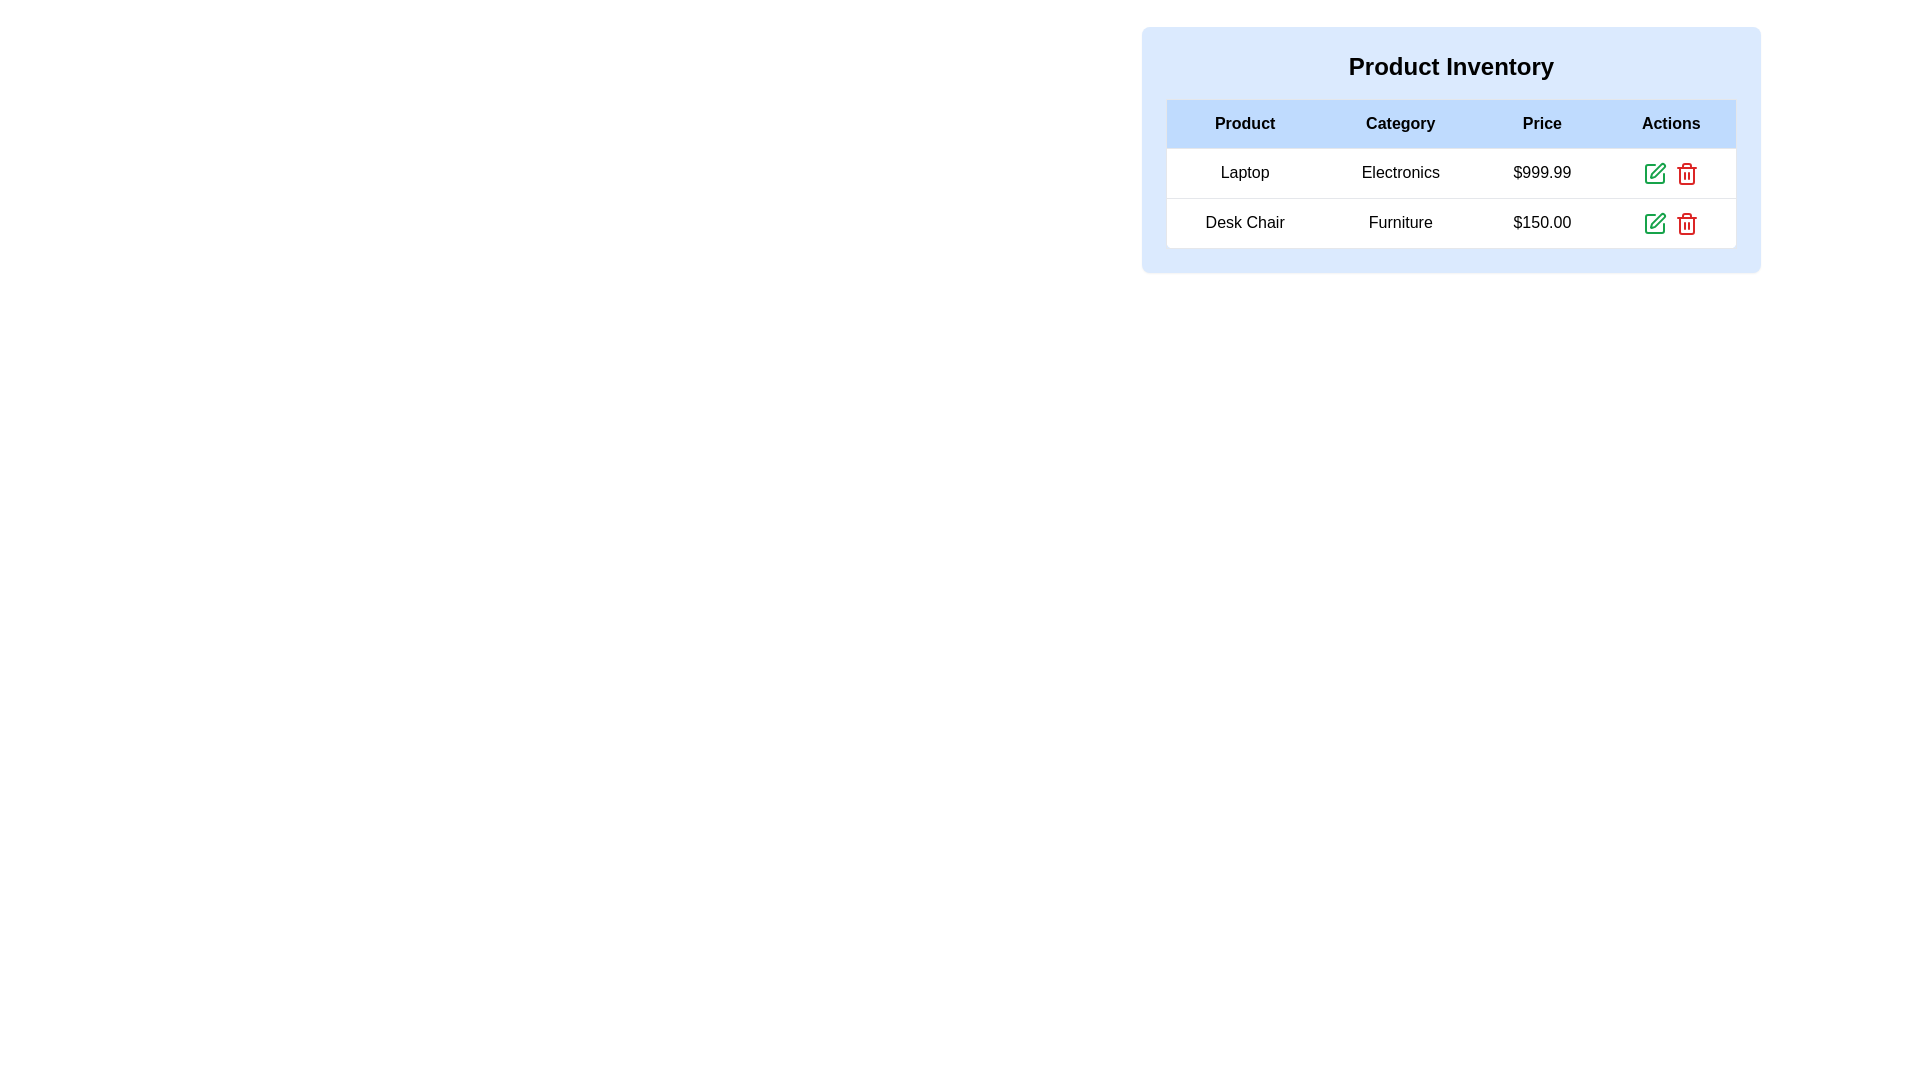  What do you see at coordinates (1686, 174) in the screenshot?
I see `the trash bin icon representing the delete action for the product 'Laptop' in the Actions column` at bounding box center [1686, 174].